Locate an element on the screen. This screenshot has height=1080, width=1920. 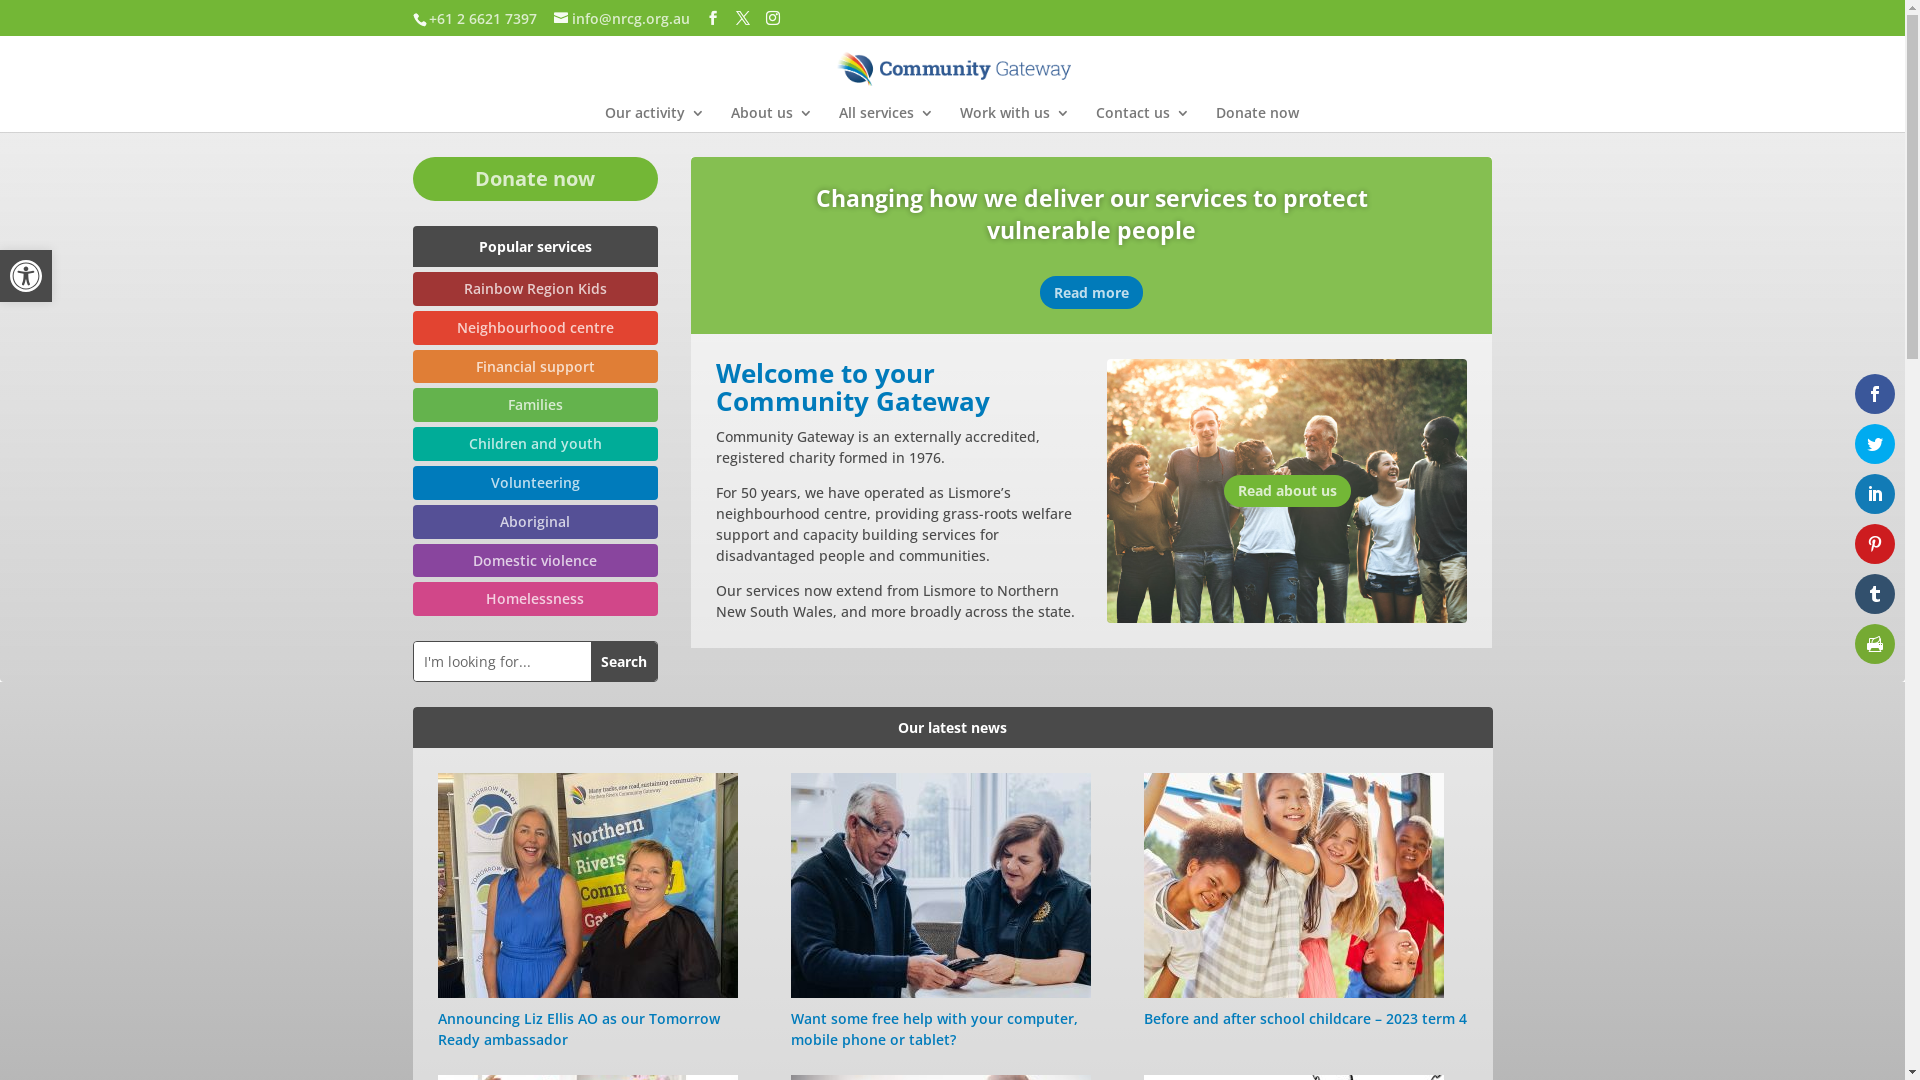
'Read about us' is located at coordinates (1287, 490).